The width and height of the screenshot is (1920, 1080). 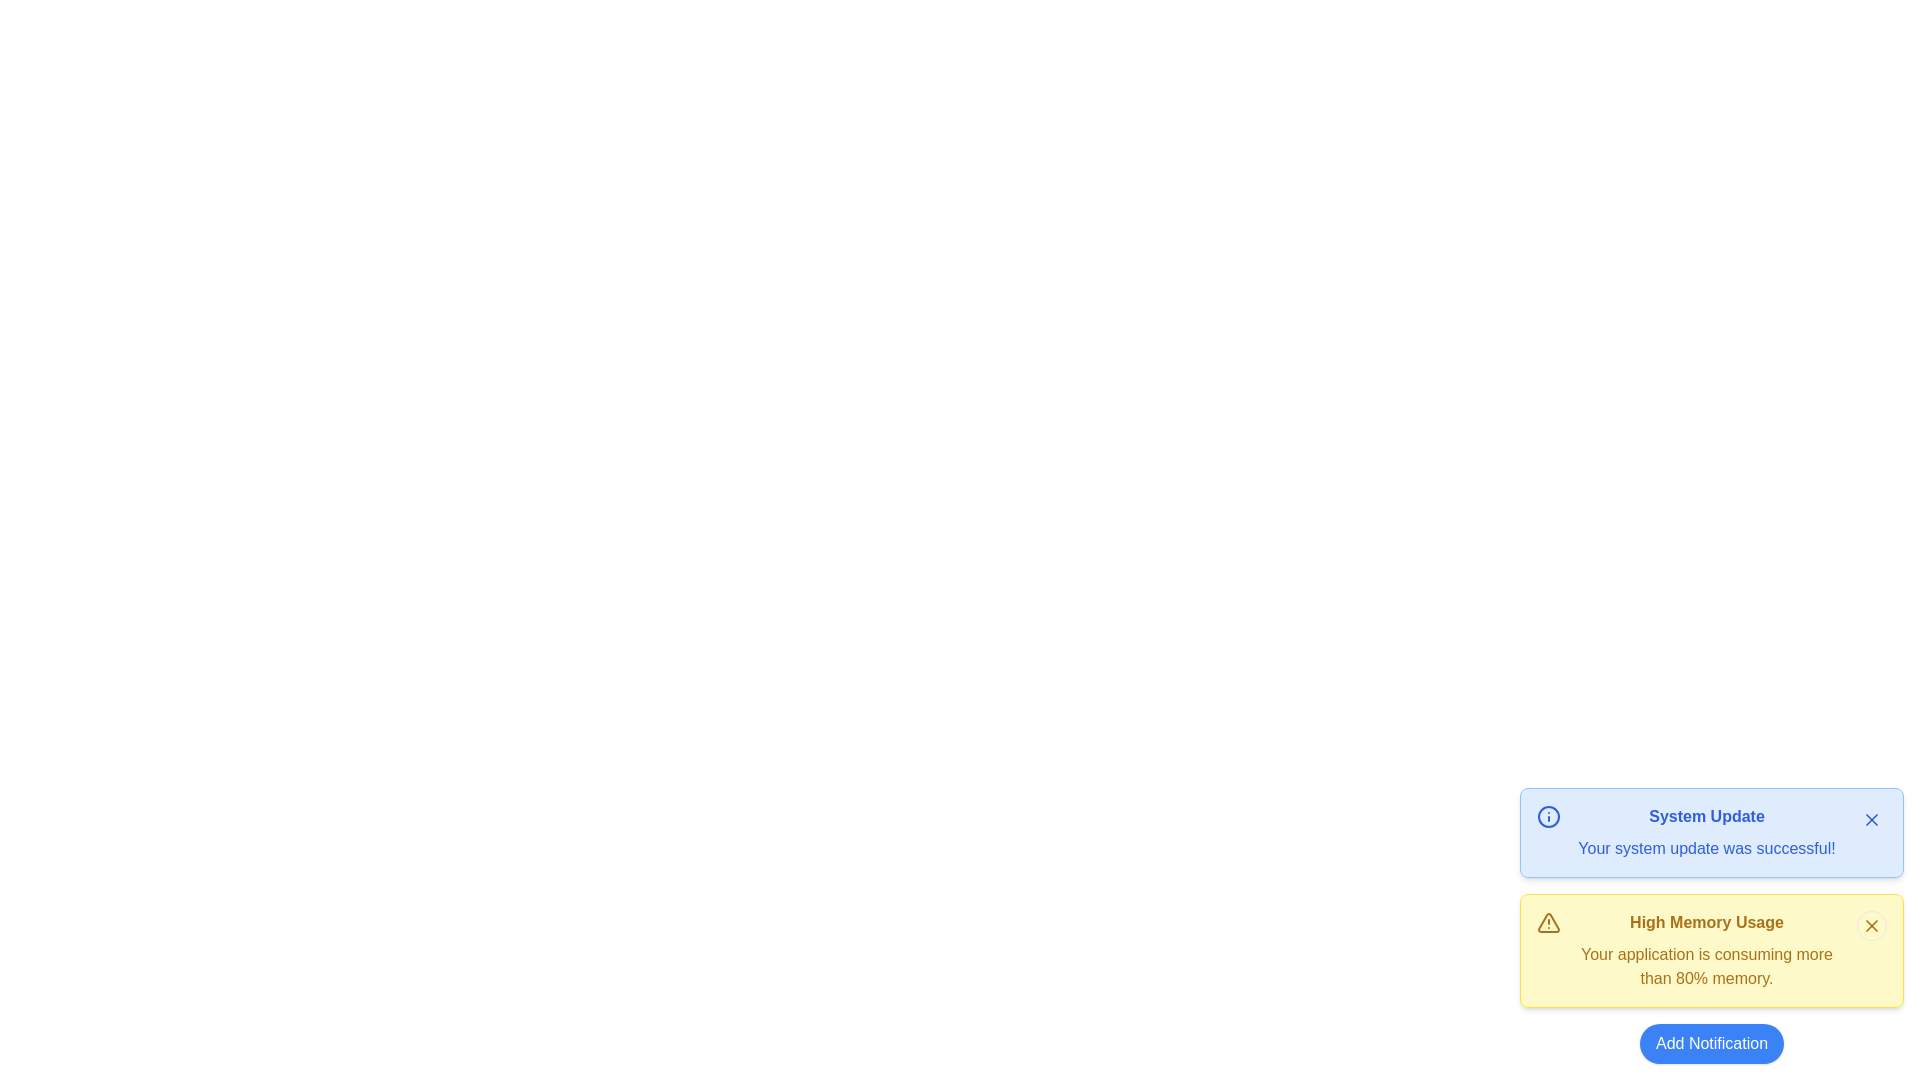 What do you see at coordinates (1706, 817) in the screenshot?
I see `the notification title label indicating a system-related update, which is located at the top of the notification section` at bounding box center [1706, 817].